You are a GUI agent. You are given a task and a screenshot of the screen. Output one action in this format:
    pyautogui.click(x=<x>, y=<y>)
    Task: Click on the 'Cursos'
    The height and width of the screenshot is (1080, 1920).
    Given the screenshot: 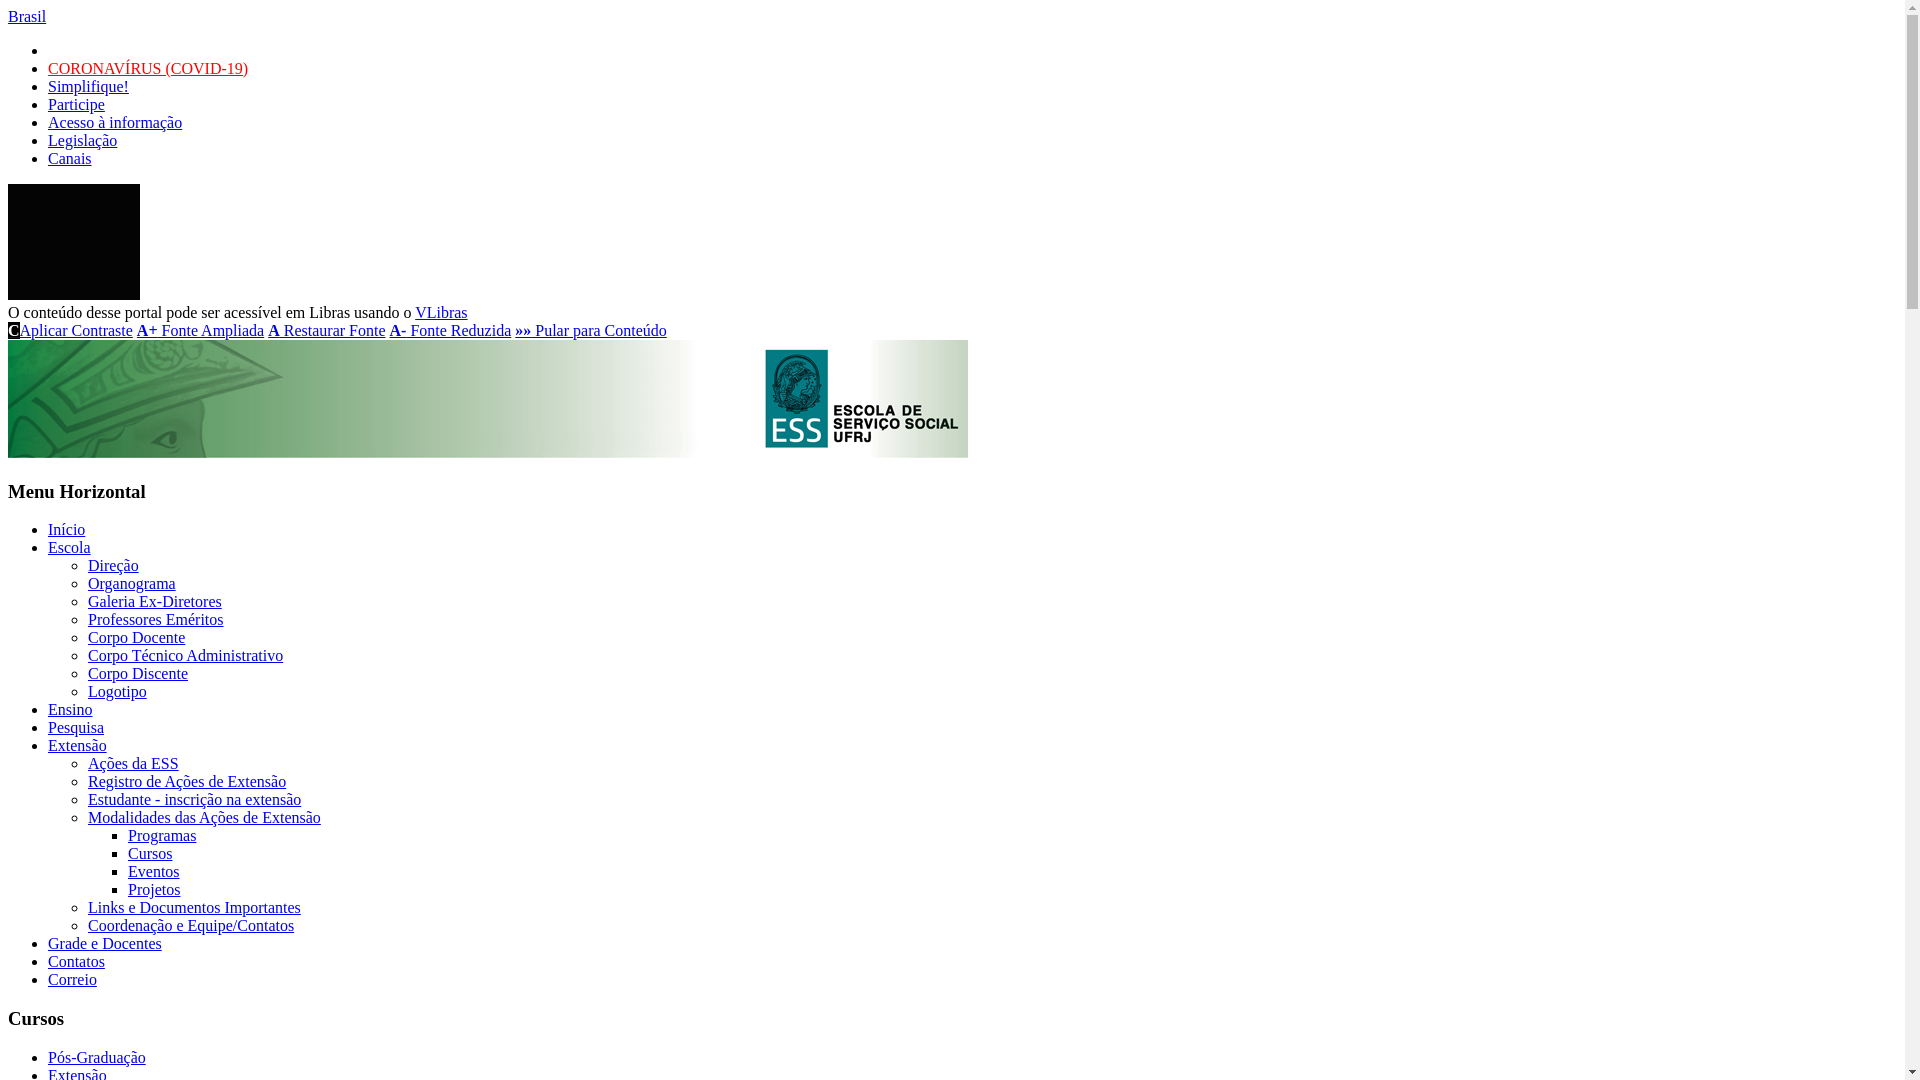 What is the action you would take?
    pyautogui.click(x=127, y=853)
    